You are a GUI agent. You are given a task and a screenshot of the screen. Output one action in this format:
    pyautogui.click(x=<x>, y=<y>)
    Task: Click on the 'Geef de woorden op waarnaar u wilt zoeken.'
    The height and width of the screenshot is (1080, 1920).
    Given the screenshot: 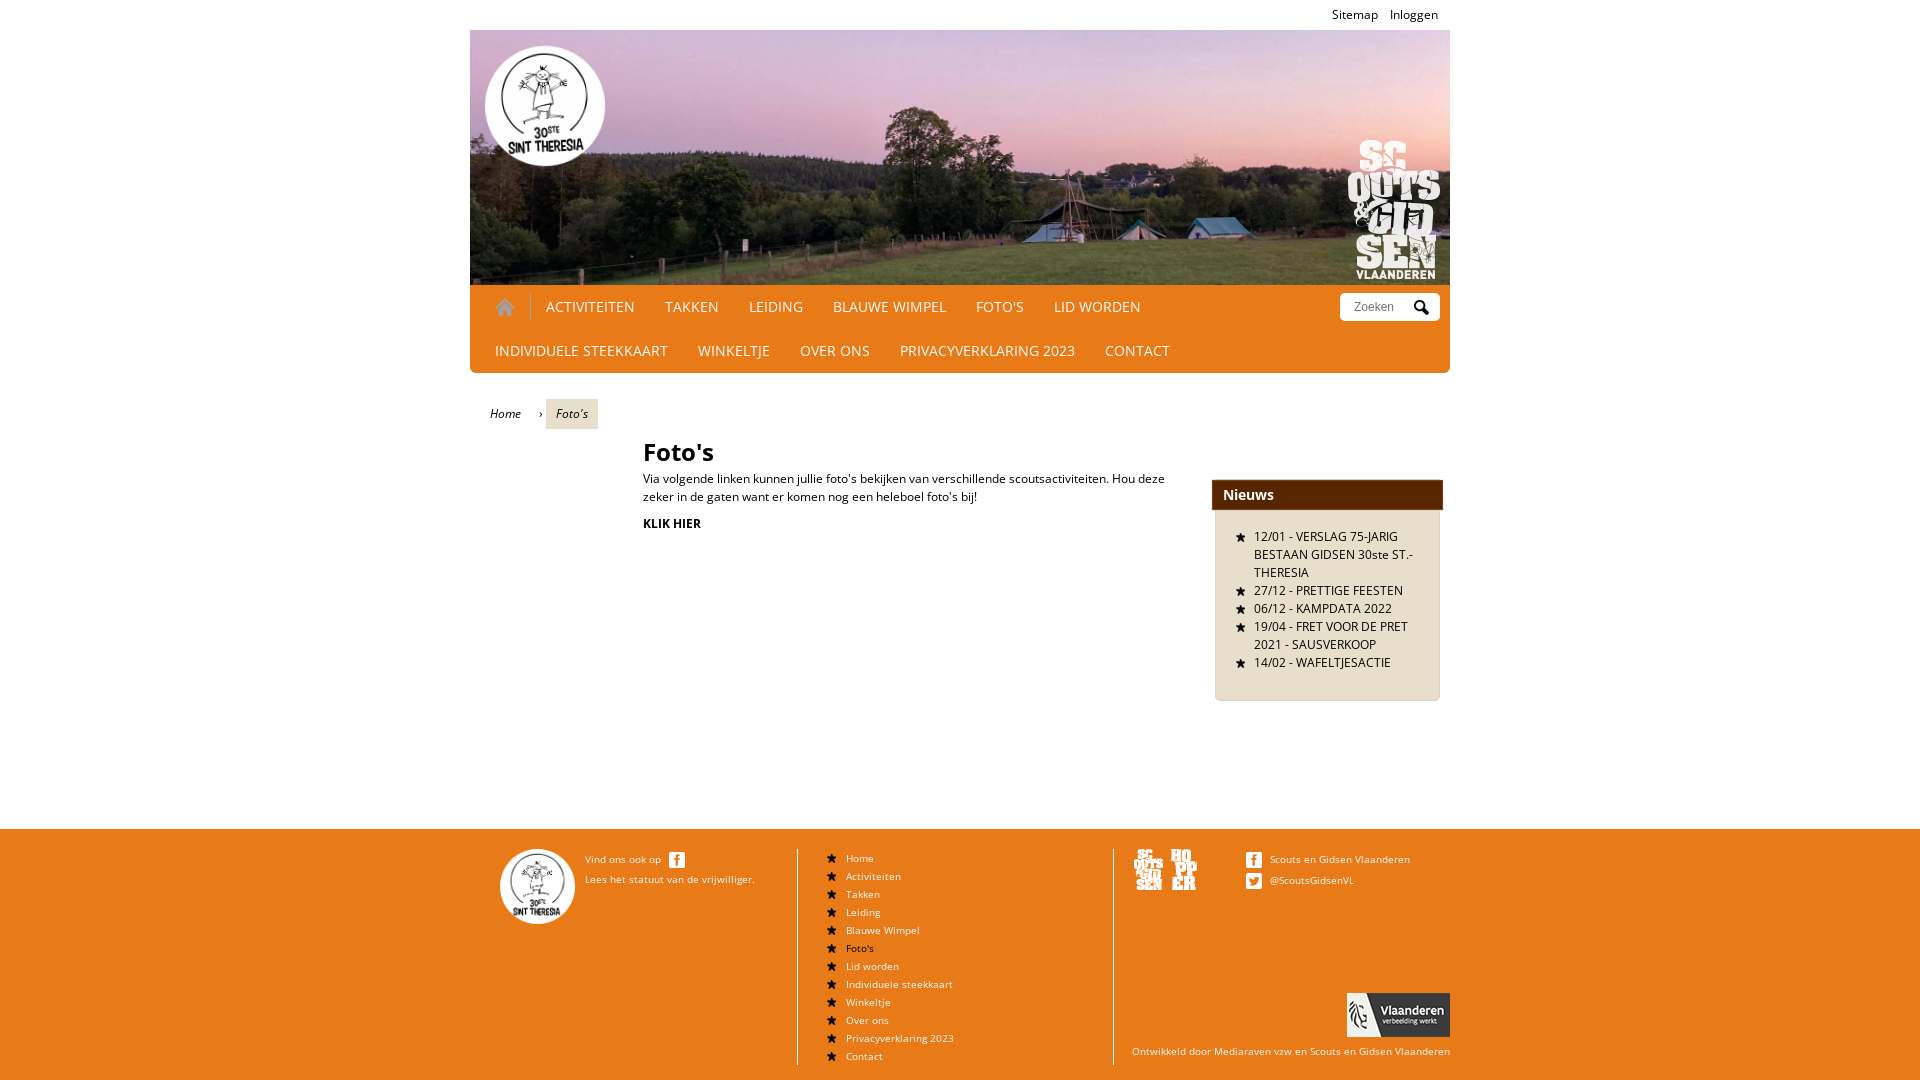 What is the action you would take?
    pyautogui.click(x=1381, y=307)
    